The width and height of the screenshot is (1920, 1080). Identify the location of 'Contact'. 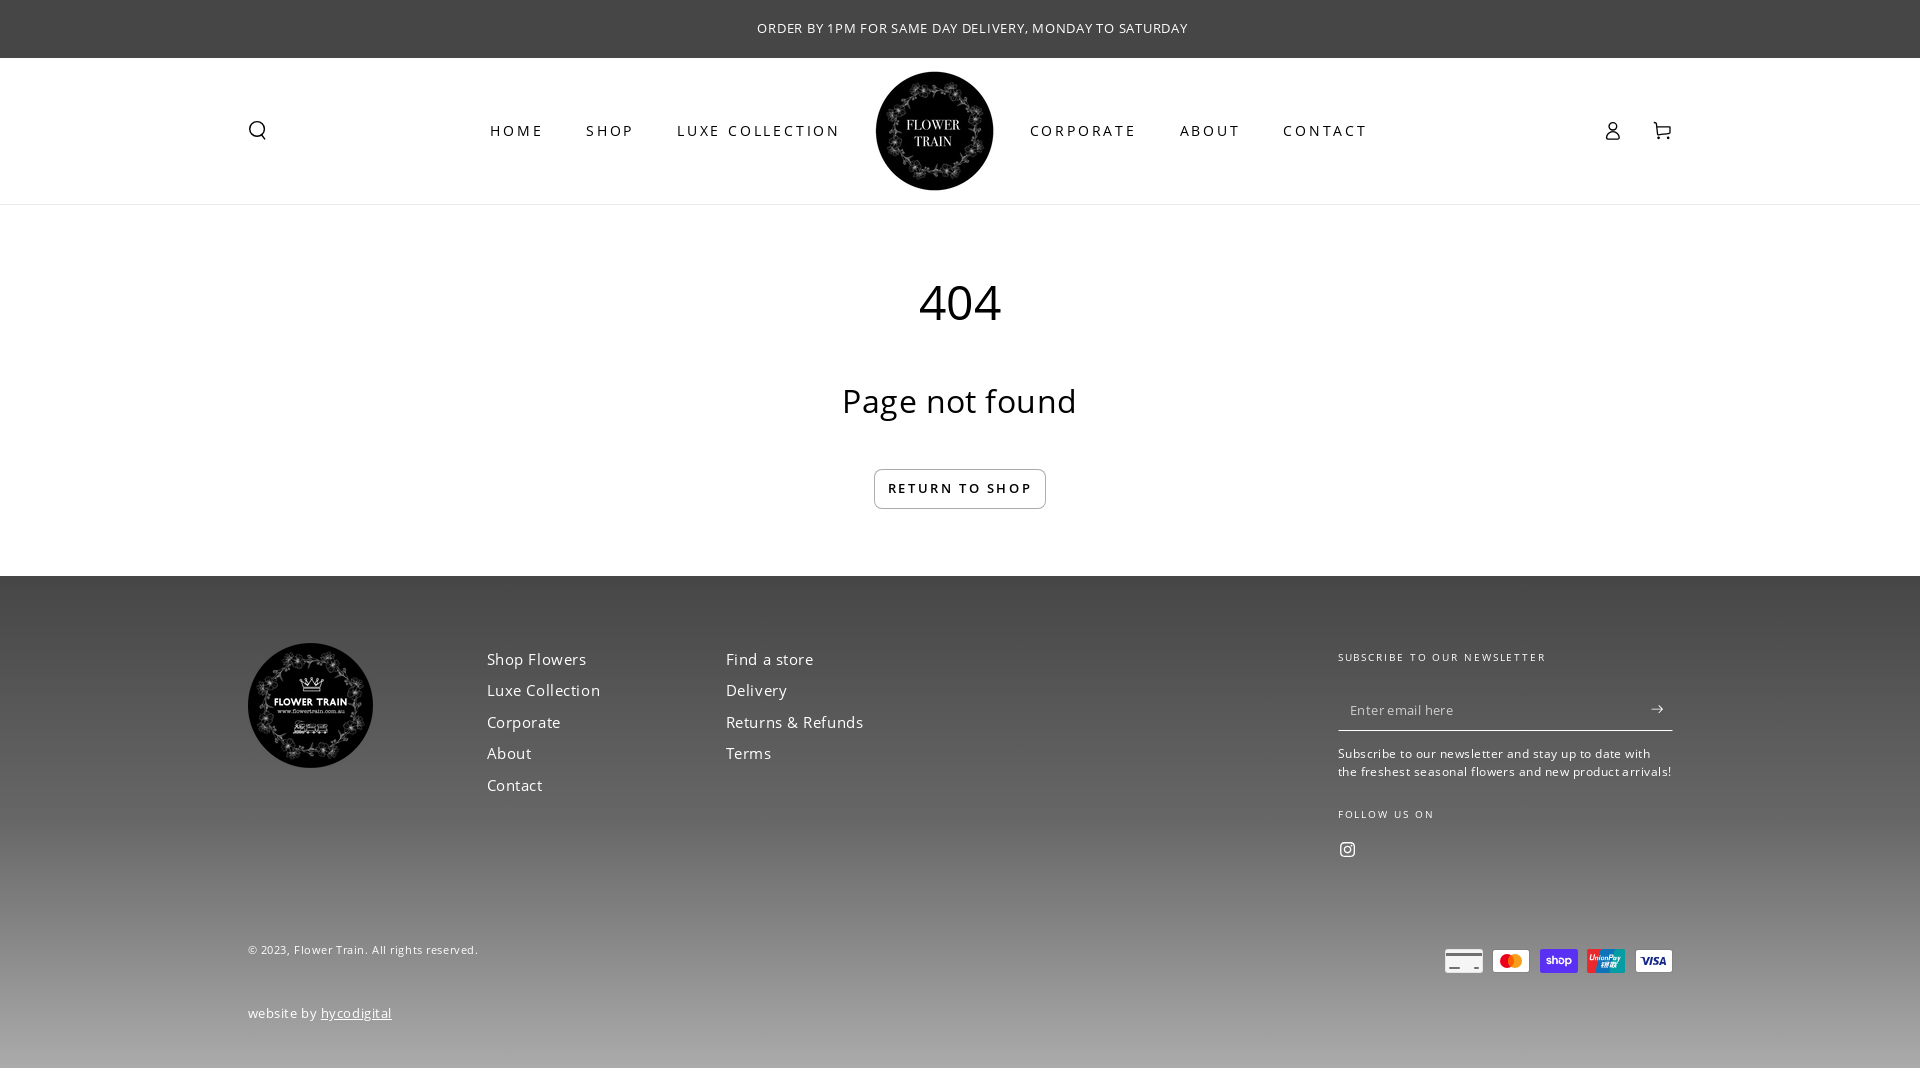
(514, 784).